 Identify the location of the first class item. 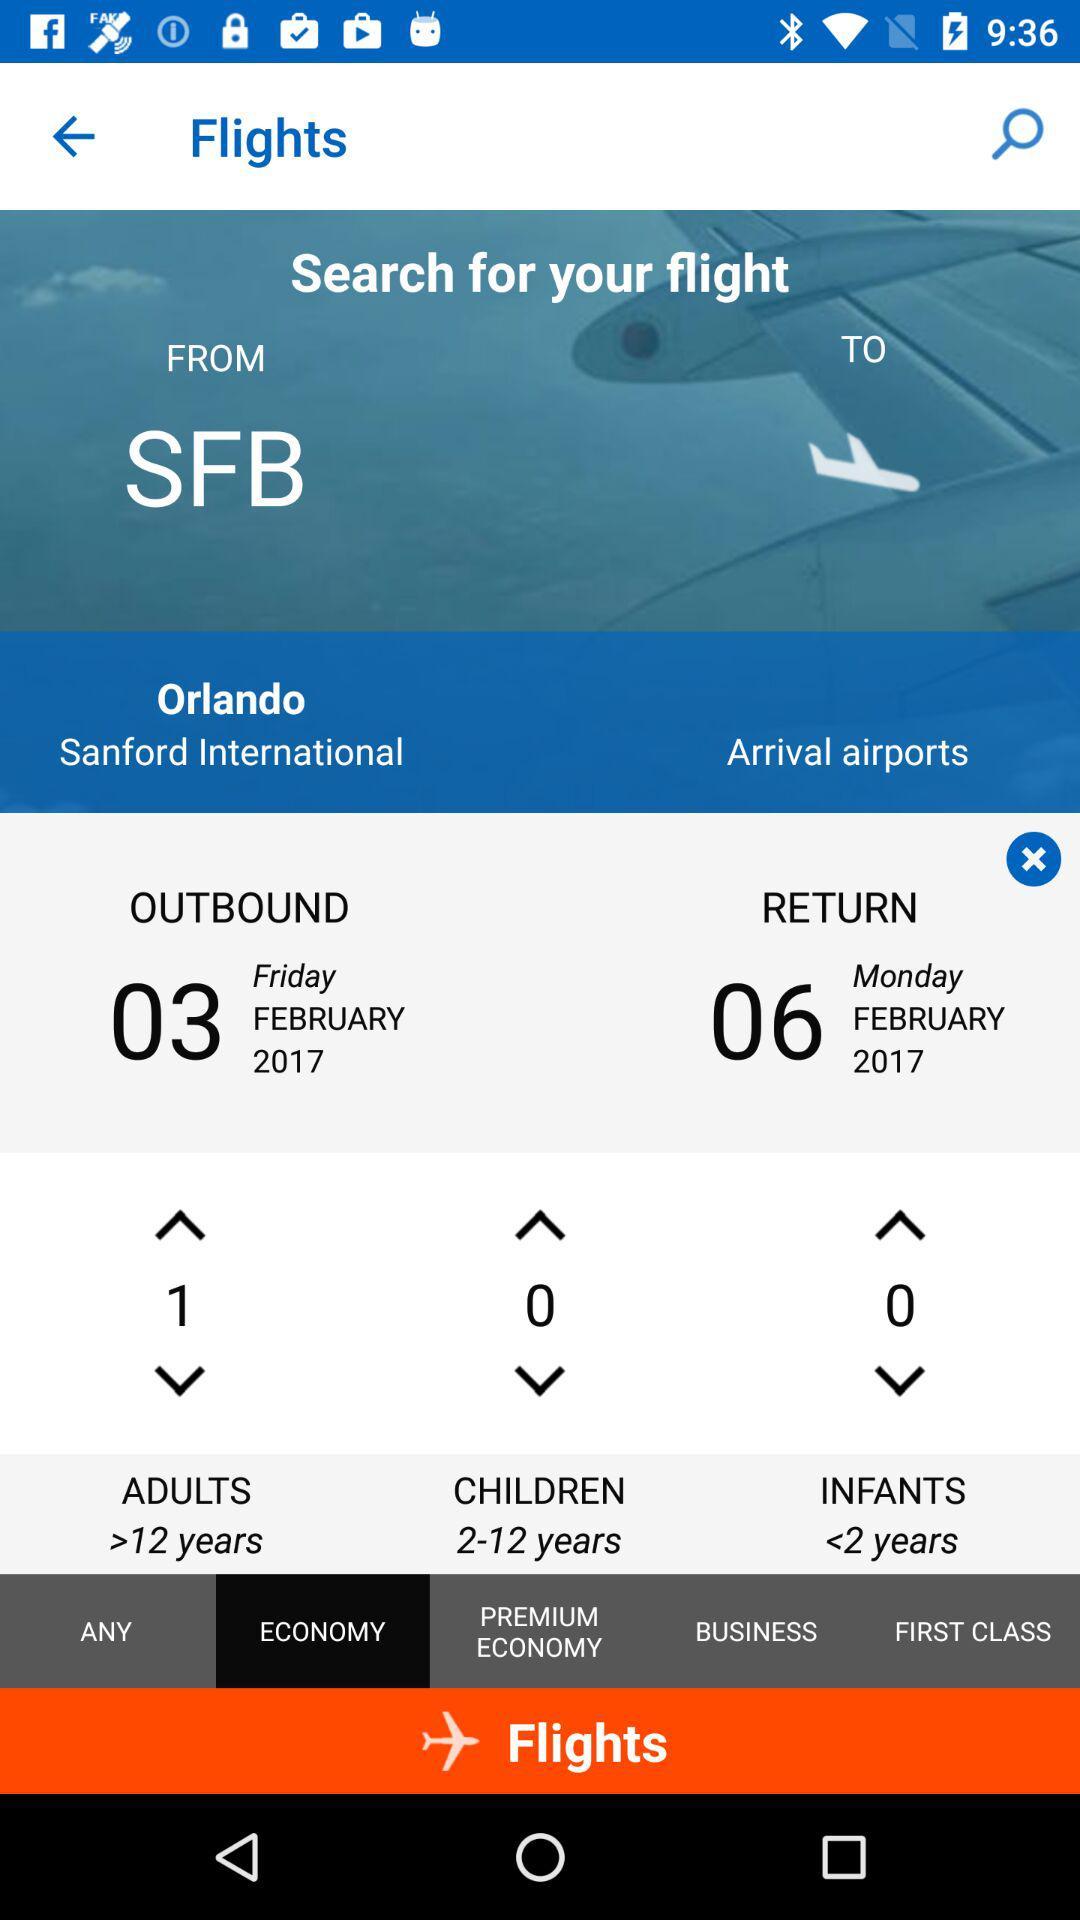
(972, 1631).